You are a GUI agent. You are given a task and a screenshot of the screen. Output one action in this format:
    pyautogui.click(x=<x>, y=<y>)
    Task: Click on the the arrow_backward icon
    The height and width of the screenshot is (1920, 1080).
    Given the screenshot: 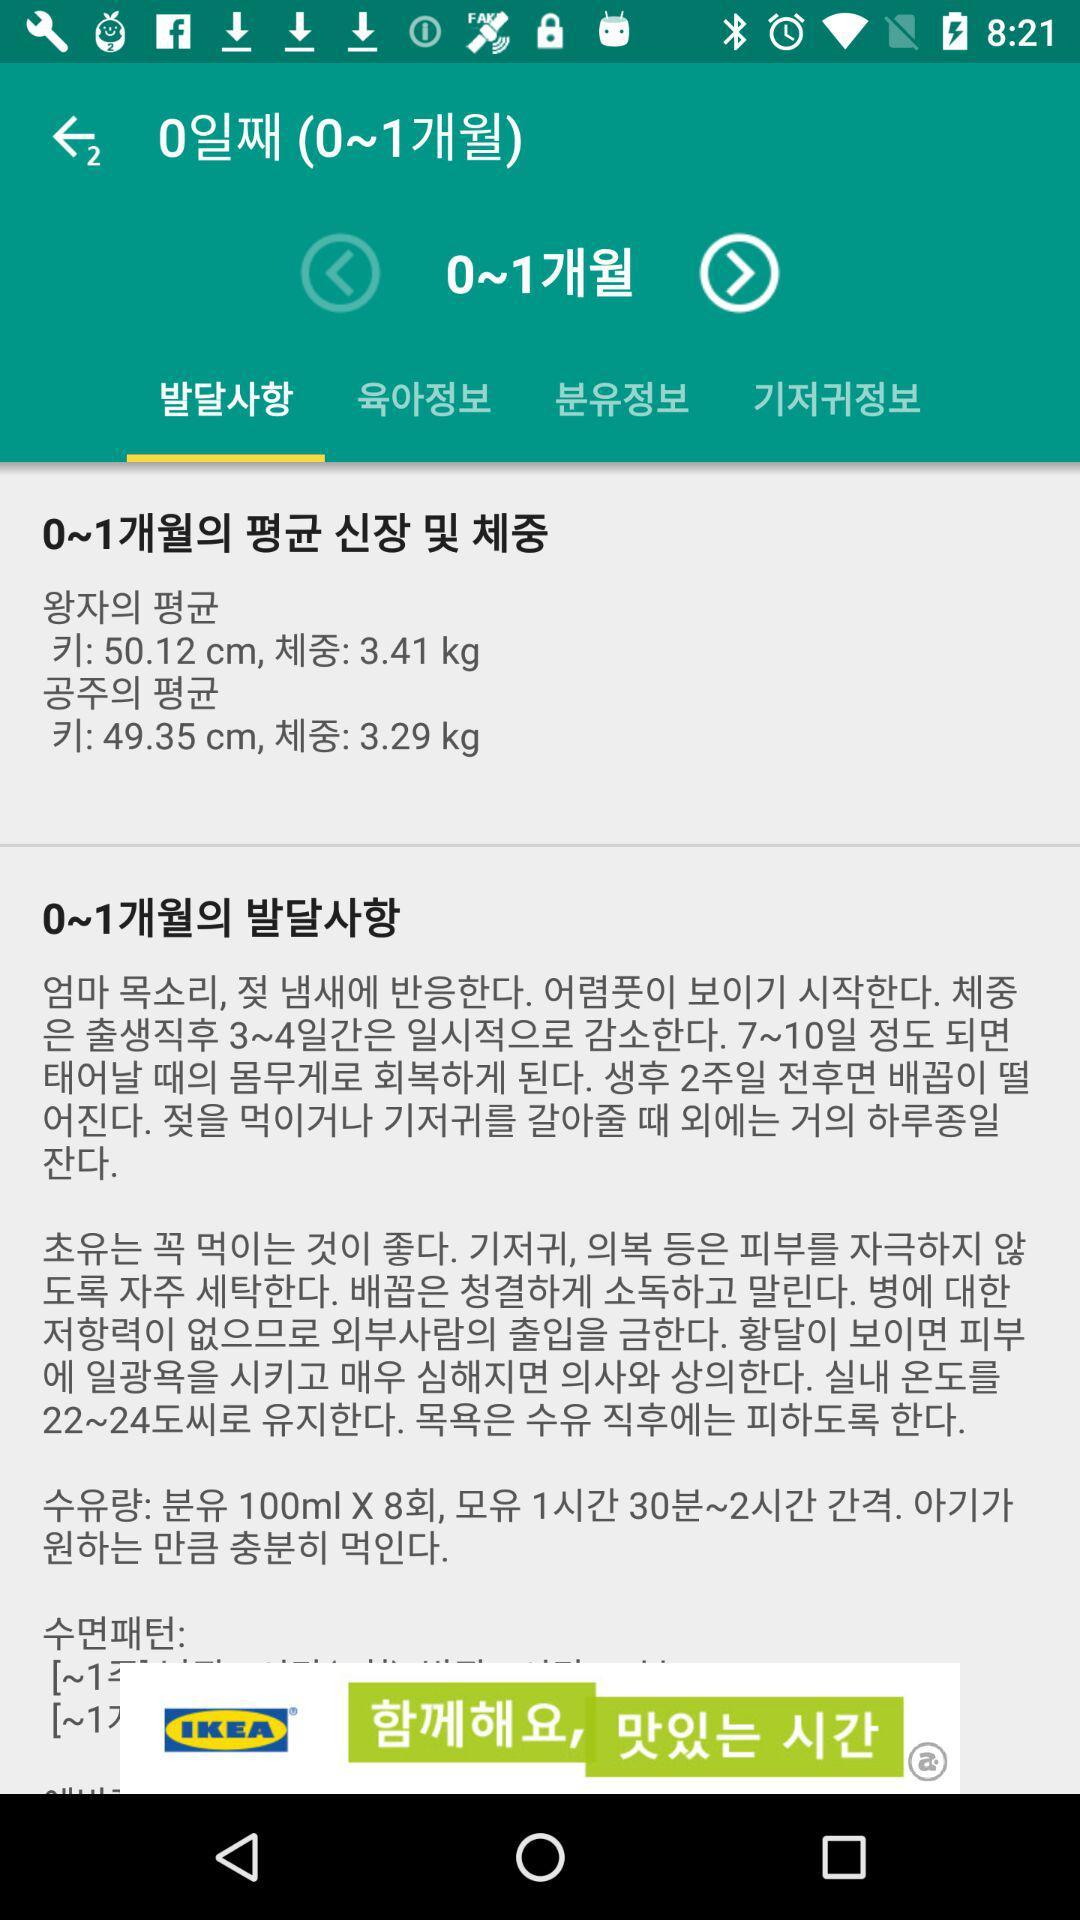 What is the action you would take?
    pyautogui.click(x=339, y=272)
    